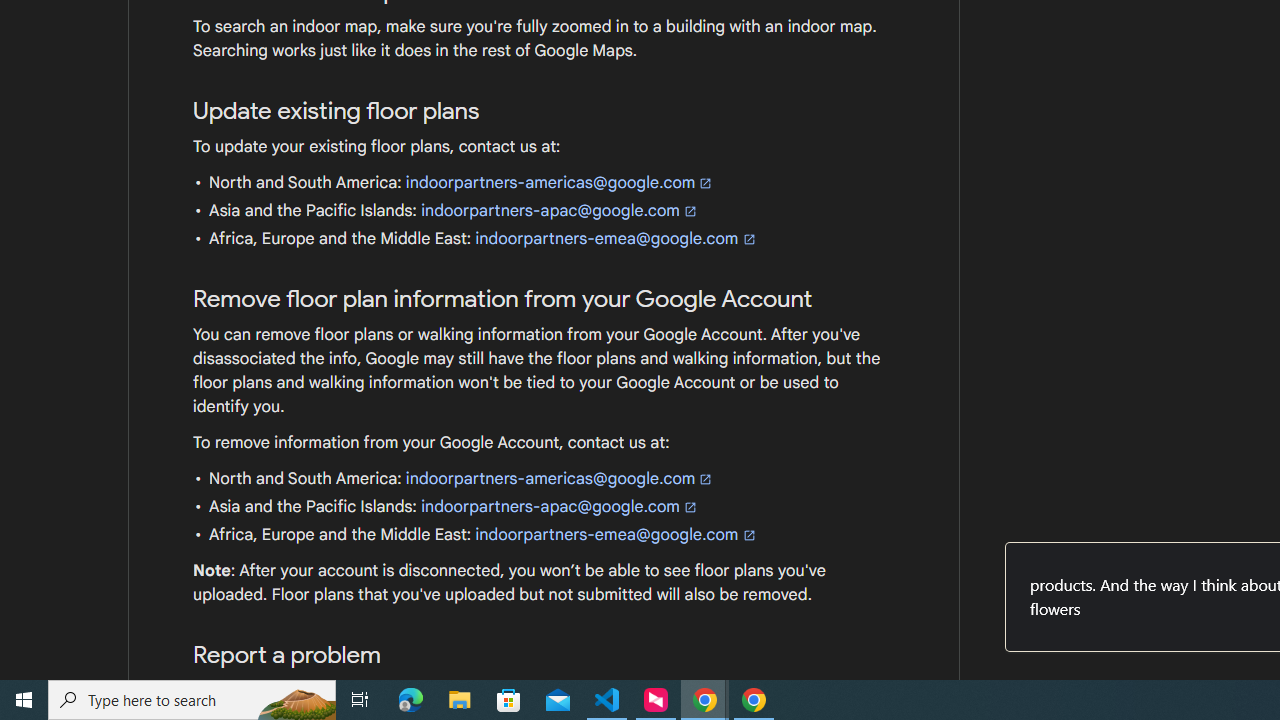 This screenshot has width=1280, height=720. I want to click on 'indoorpartners-emea@google.com', so click(615, 533).